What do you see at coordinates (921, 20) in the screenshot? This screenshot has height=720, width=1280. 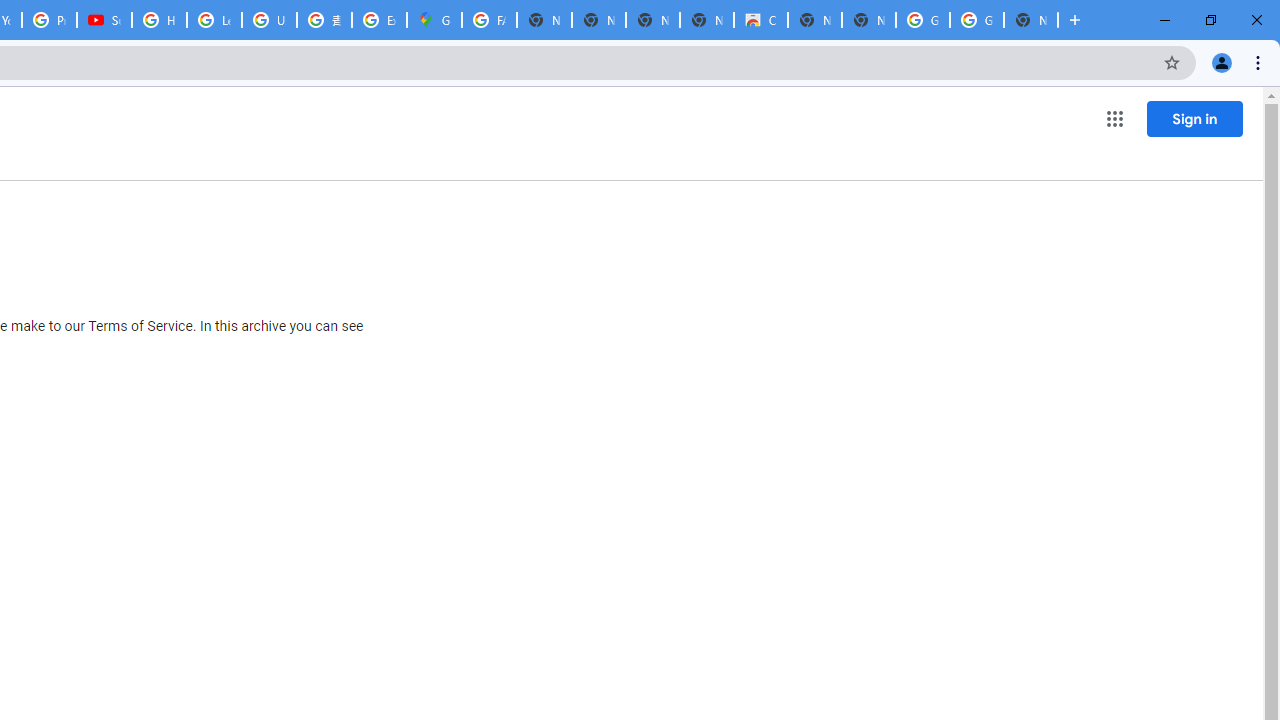 I see `'Google Images'` at bounding box center [921, 20].